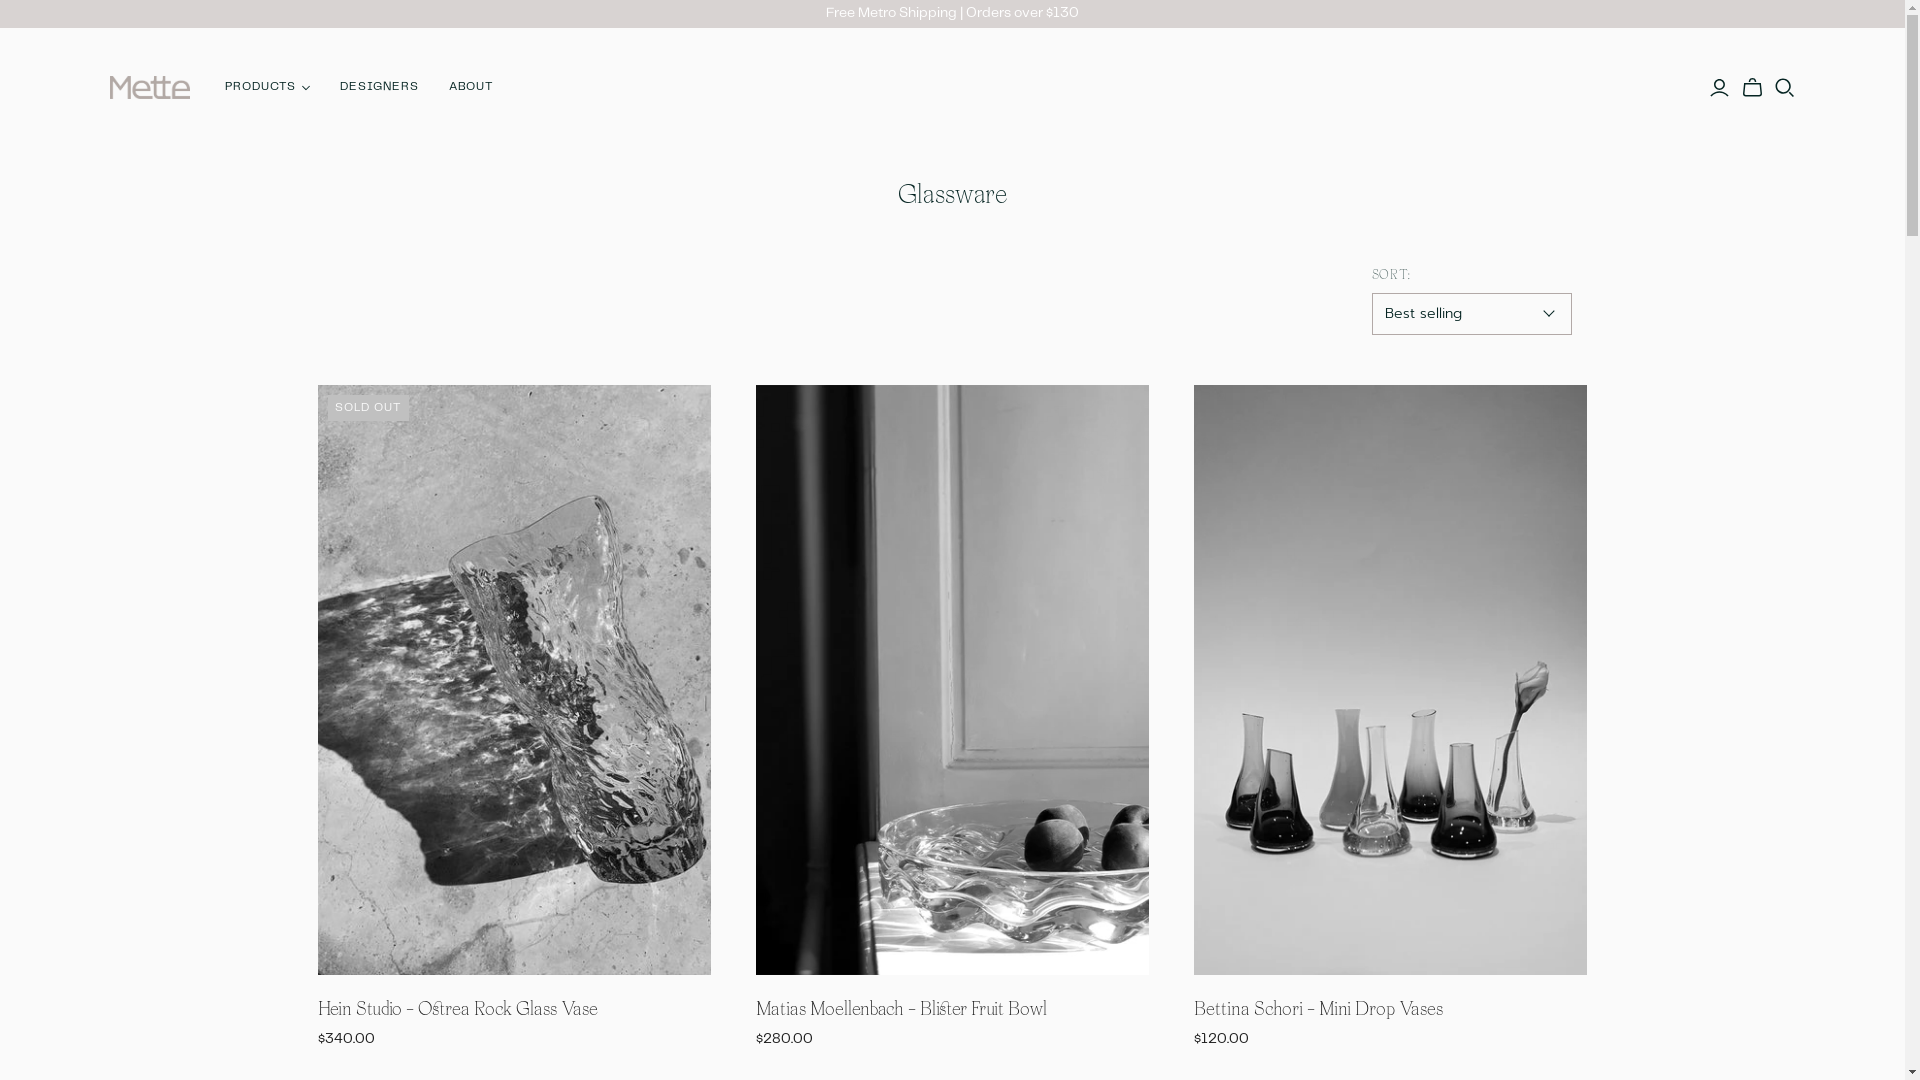 Image resolution: width=1920 pixels, height=1080 pixels. What do you see at coordinates (379, 86) in the screenshot?
I see `'DESIGNERS'` at bounding box center [379, 86].